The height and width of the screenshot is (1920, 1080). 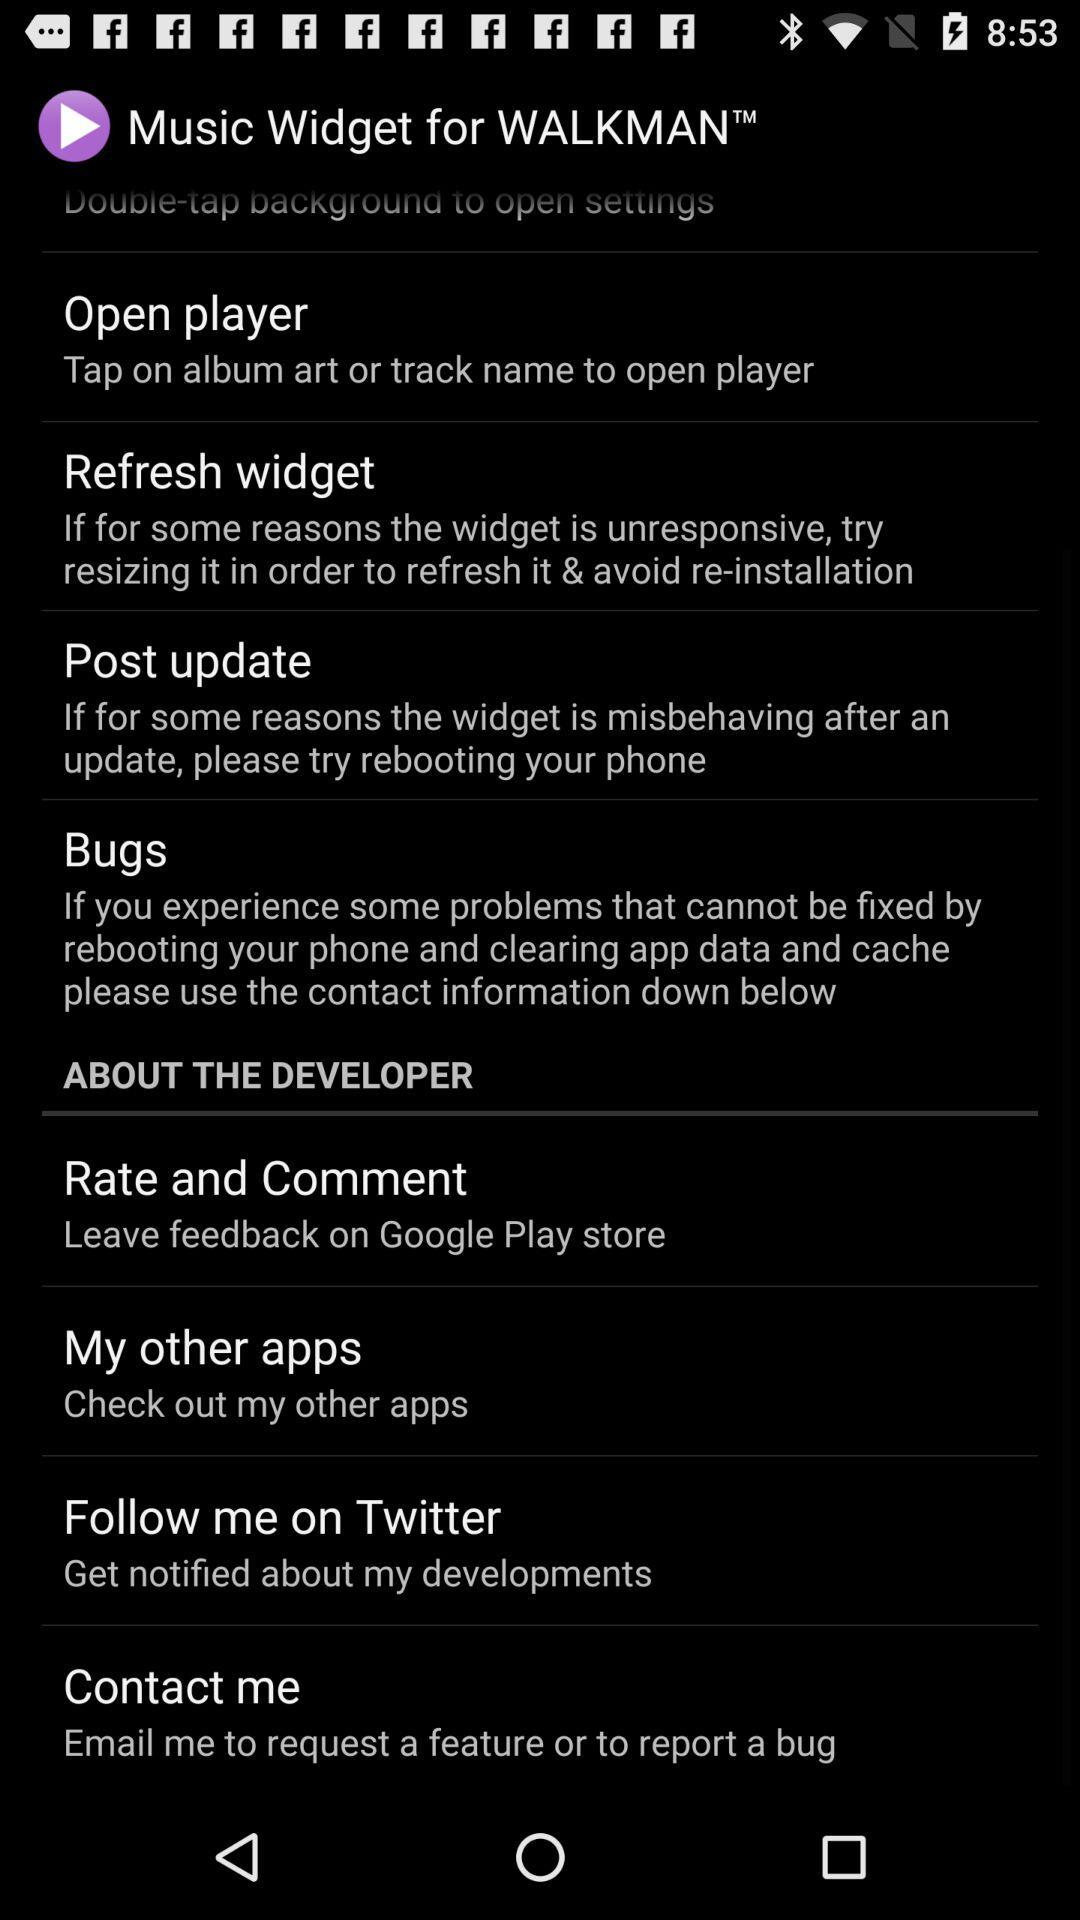 I want to click on about the developer icon, so click(x=540, y=1073).